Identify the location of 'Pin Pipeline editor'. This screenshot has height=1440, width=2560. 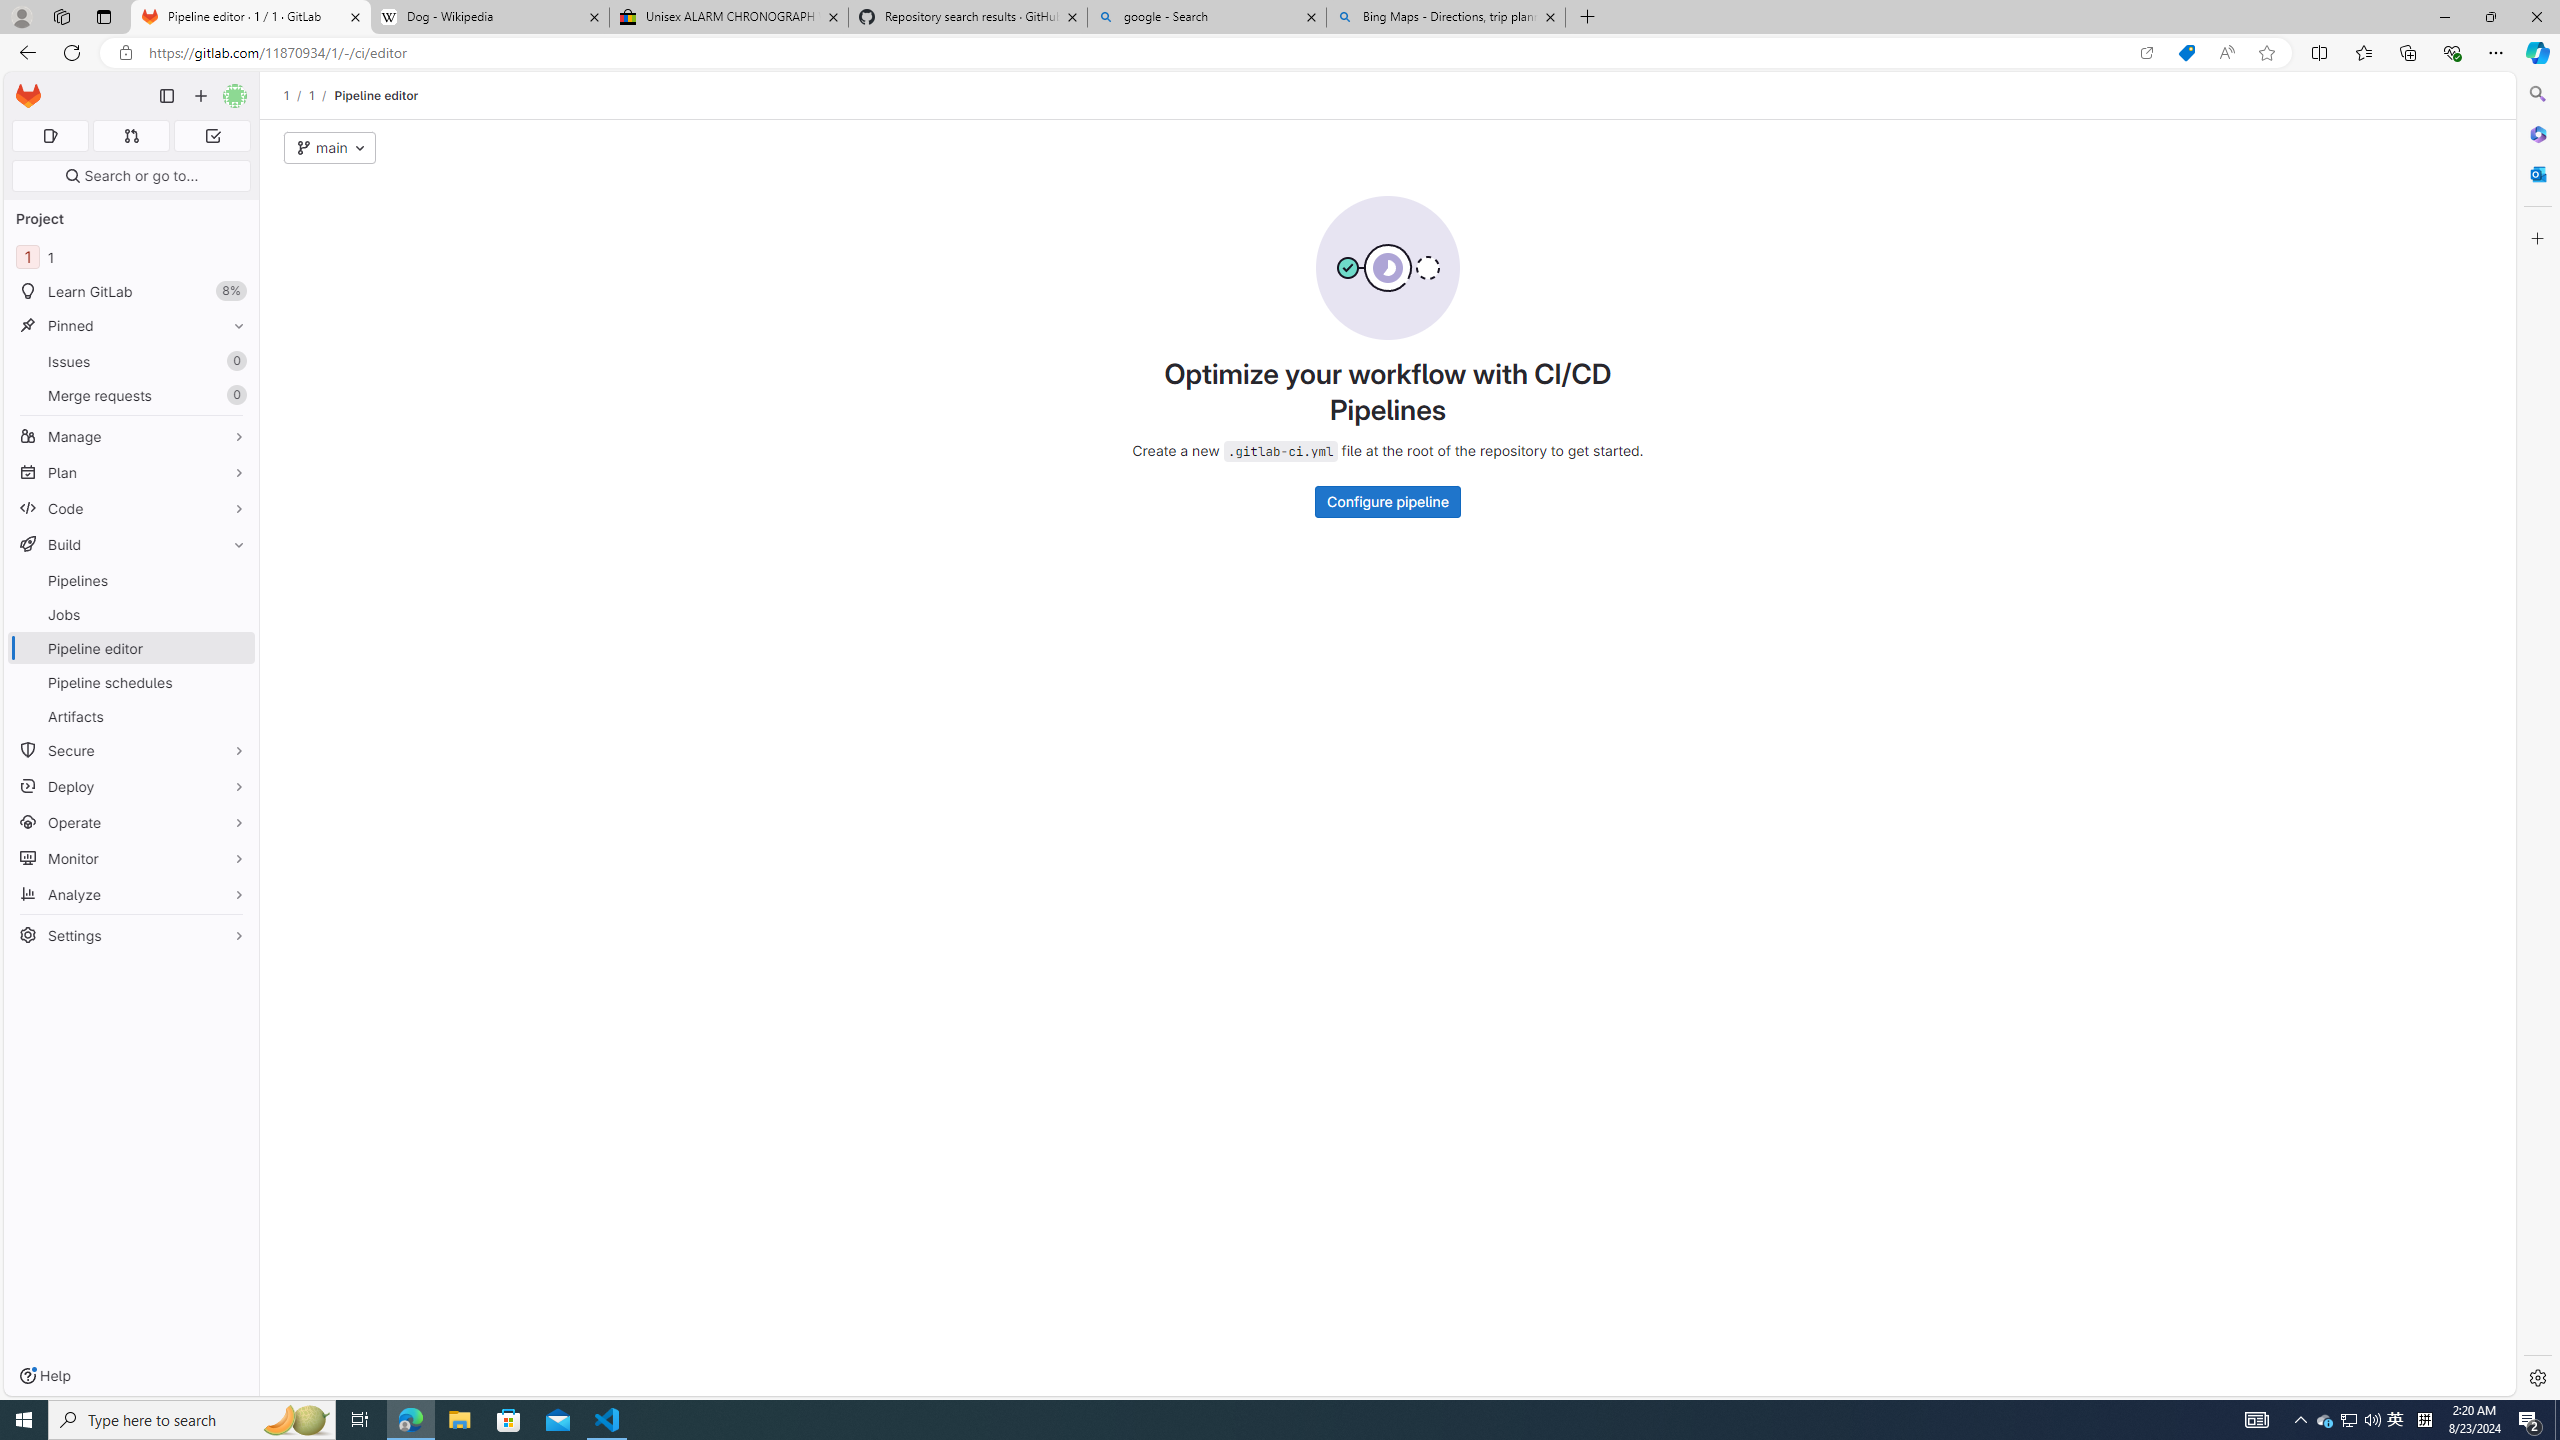
(233, 647).